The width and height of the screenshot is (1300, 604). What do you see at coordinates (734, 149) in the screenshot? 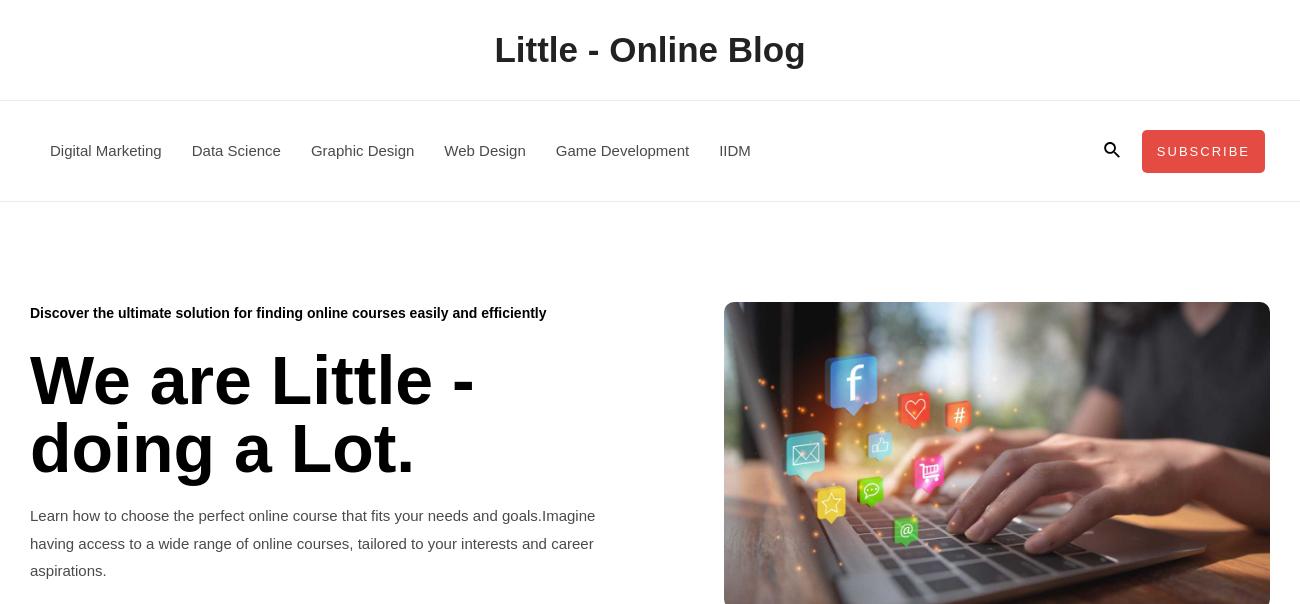
I see `'IIDM'` at bounding box center [734, 149].